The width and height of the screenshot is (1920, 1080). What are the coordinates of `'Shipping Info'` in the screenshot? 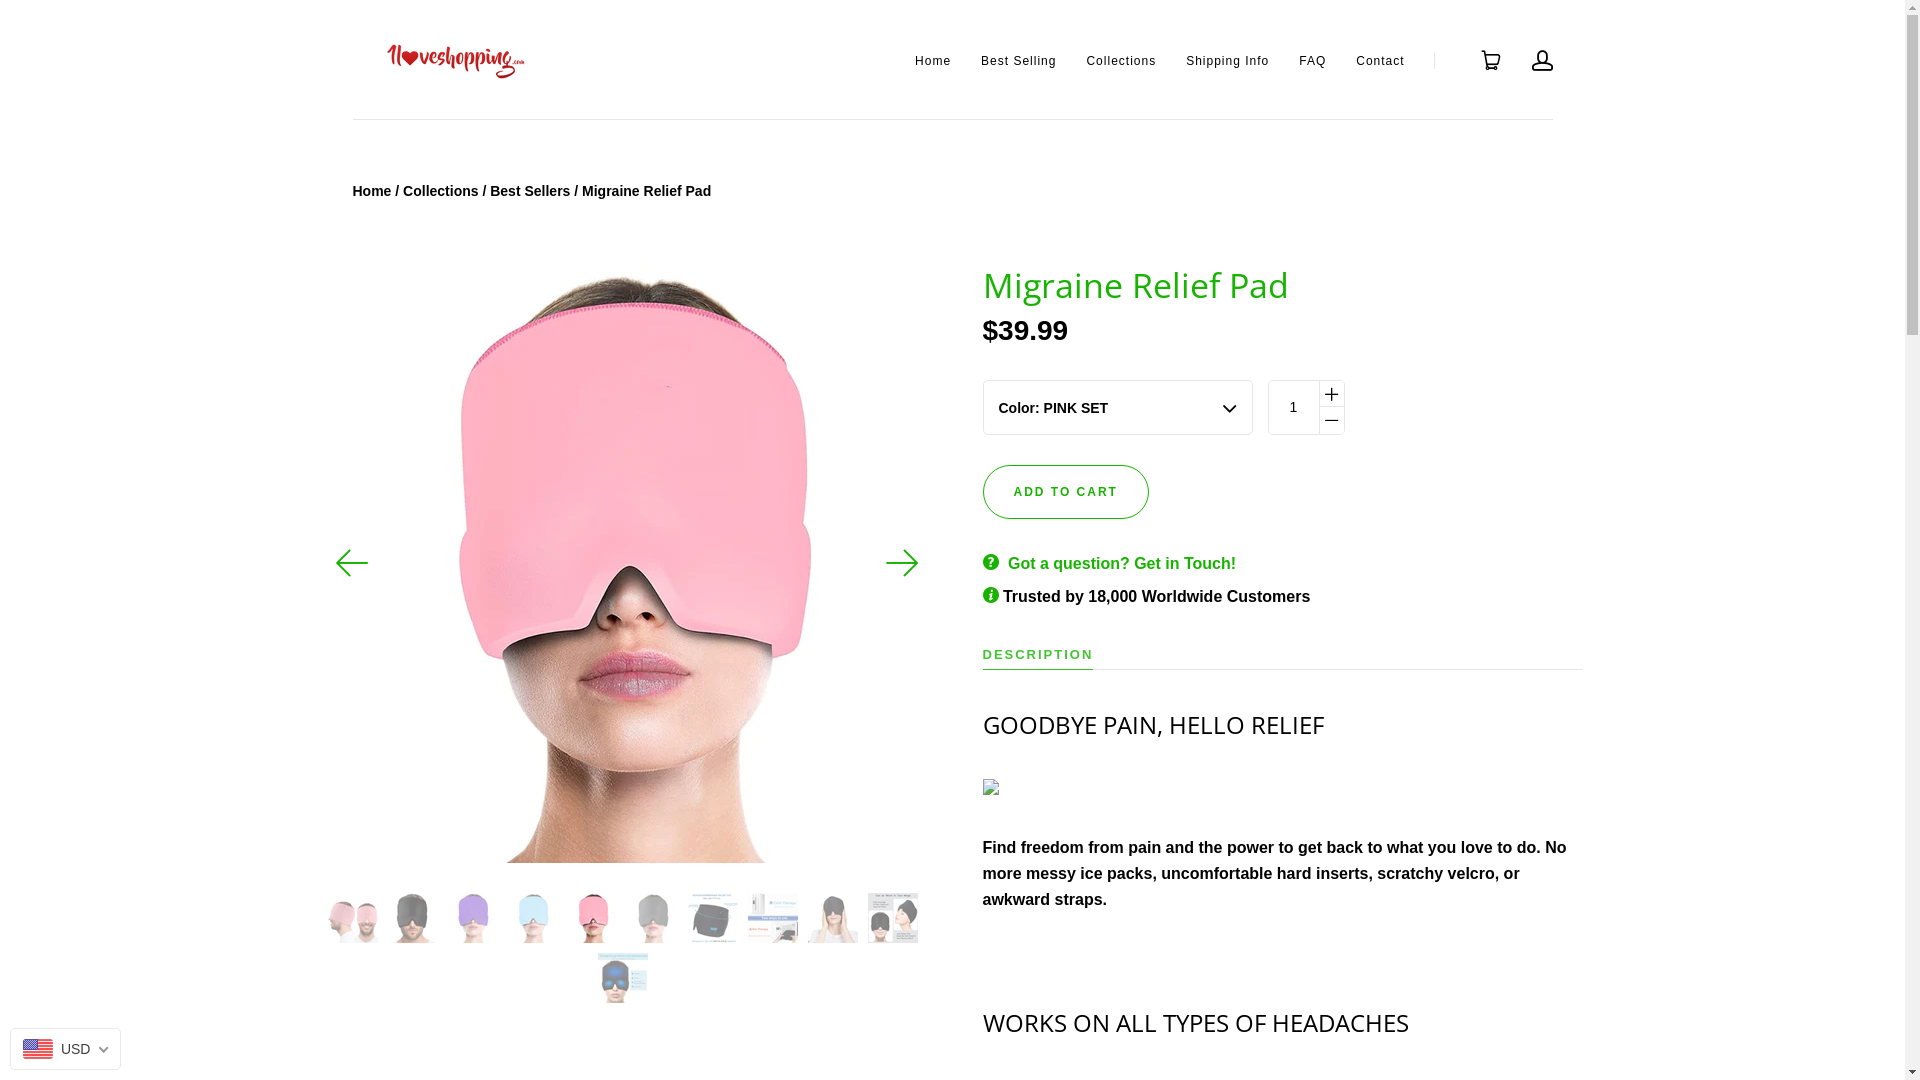 It's located at (1185, 60).